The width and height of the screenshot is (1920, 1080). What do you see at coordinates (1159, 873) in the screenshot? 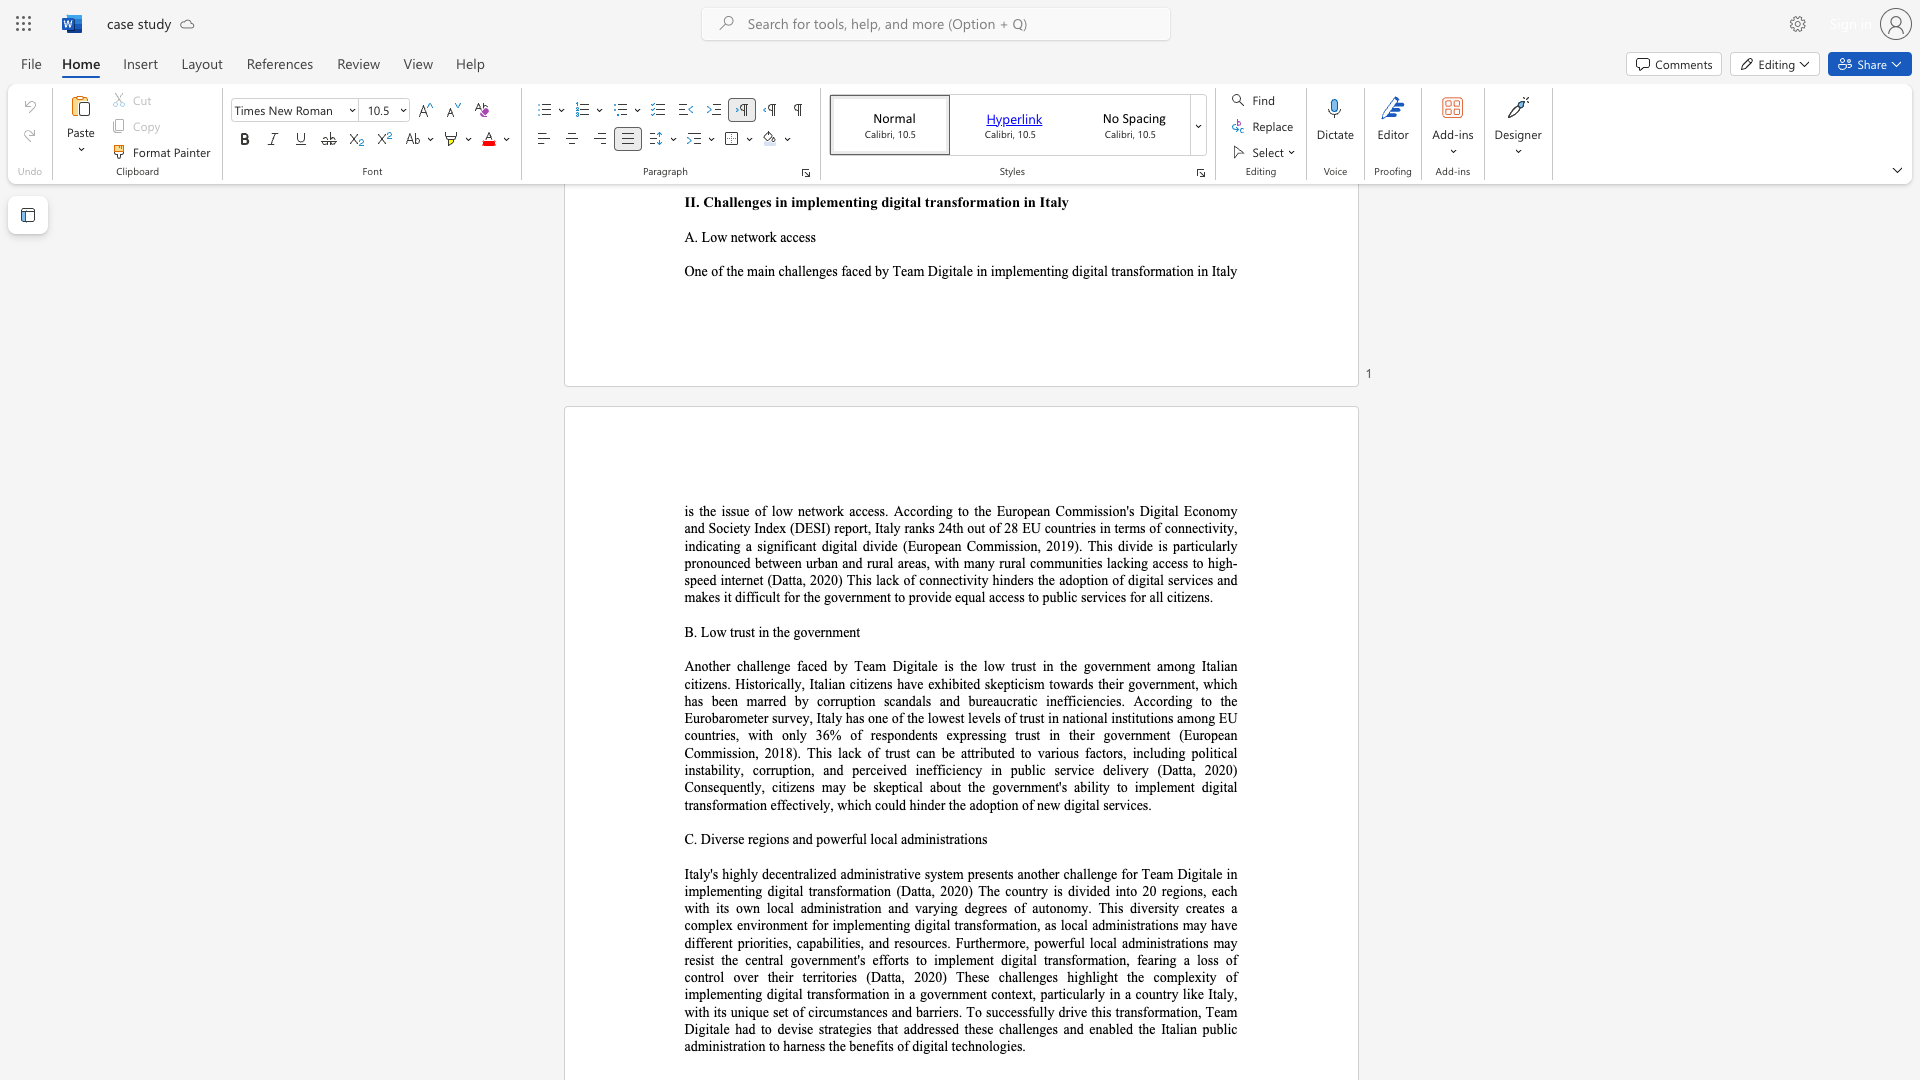
I see `the 7th character "a" in the text` at bounding box center [1159, 873].